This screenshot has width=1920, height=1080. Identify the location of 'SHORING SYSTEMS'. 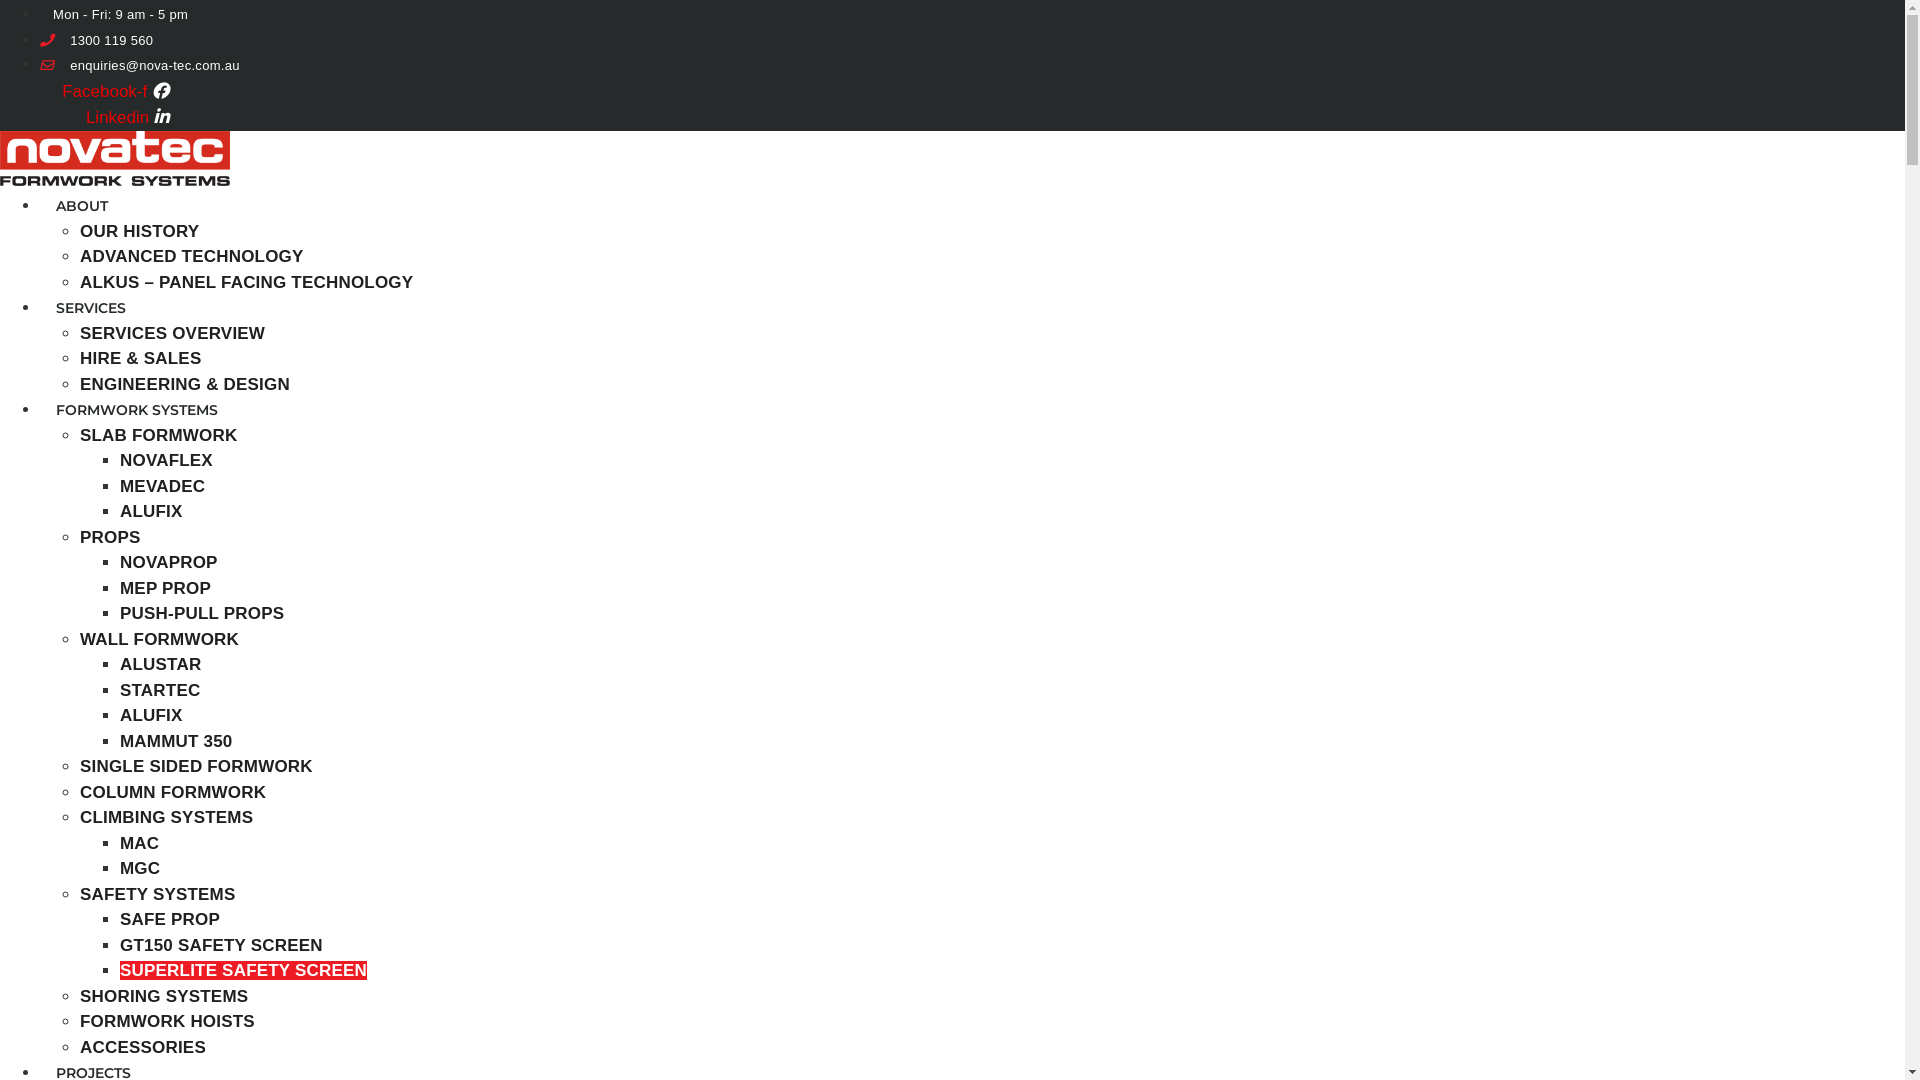
(163, 996).